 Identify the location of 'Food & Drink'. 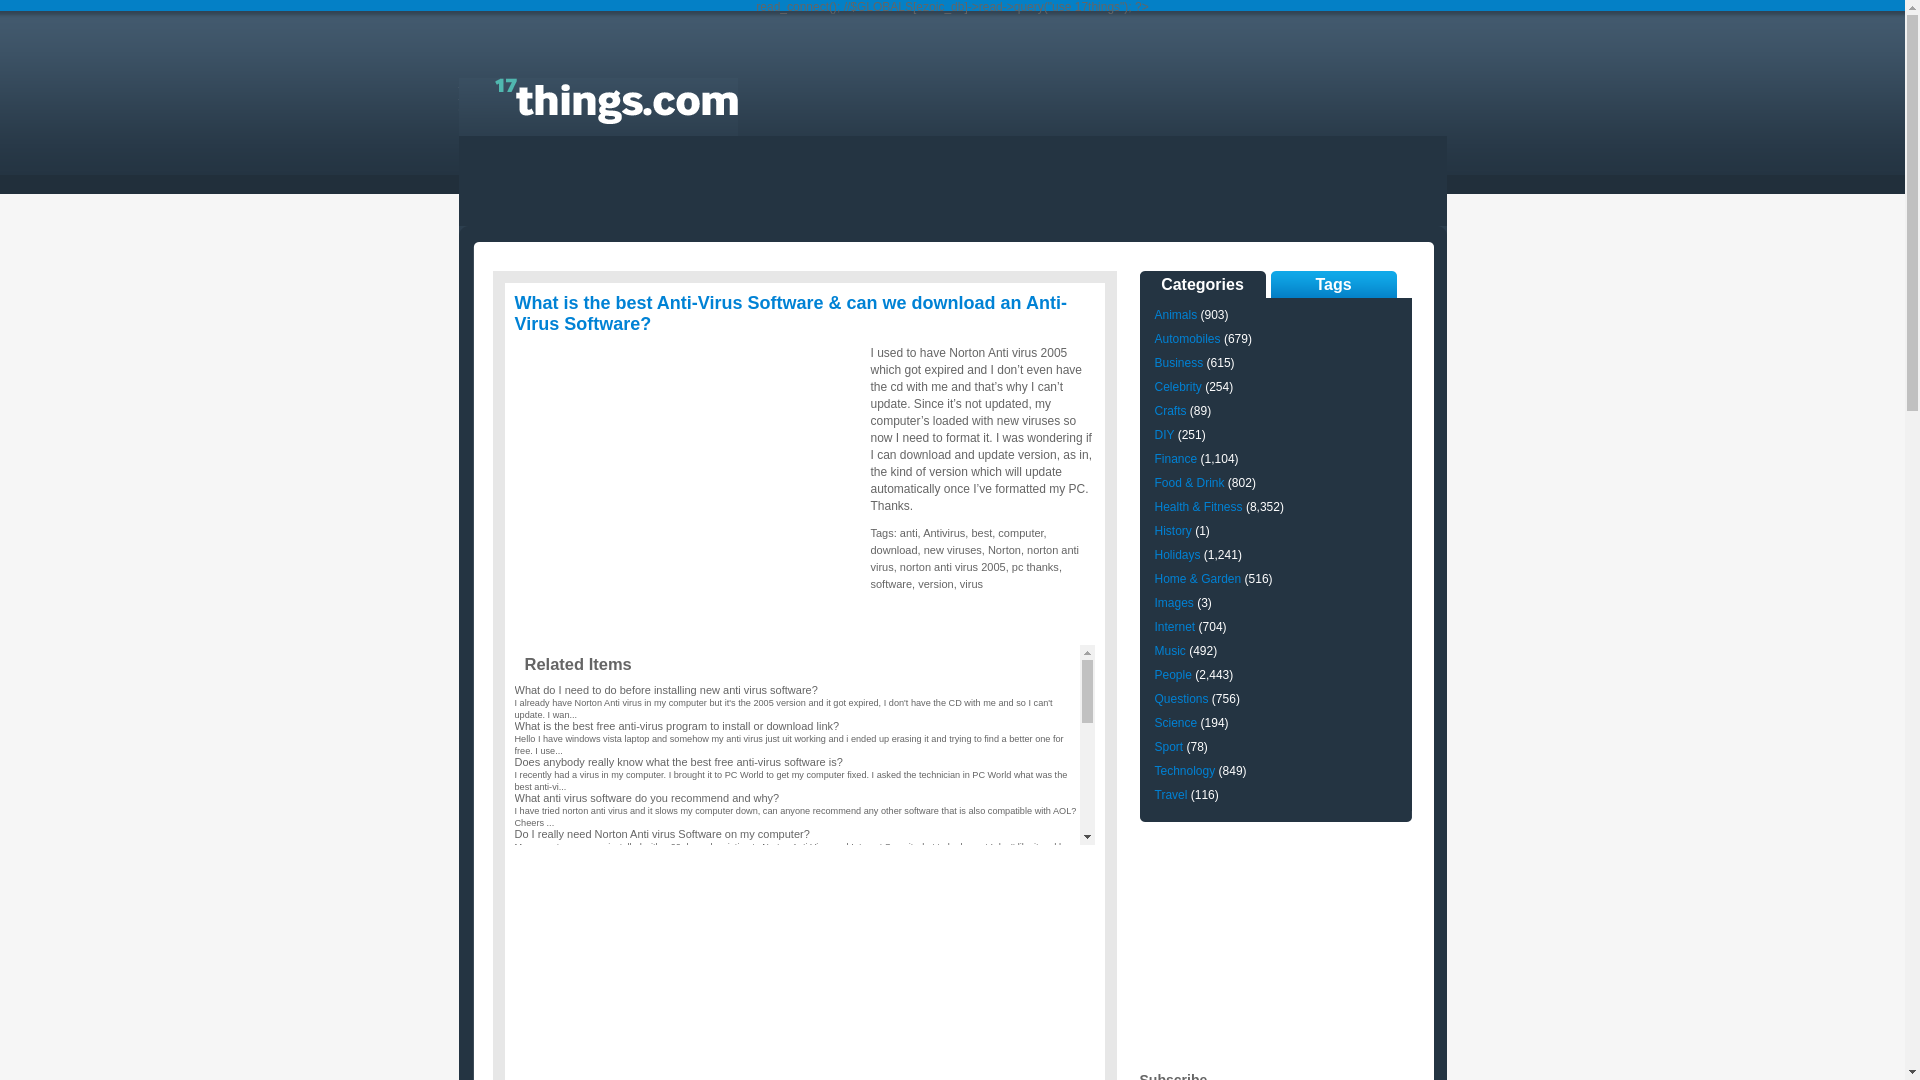
(1189, 482).